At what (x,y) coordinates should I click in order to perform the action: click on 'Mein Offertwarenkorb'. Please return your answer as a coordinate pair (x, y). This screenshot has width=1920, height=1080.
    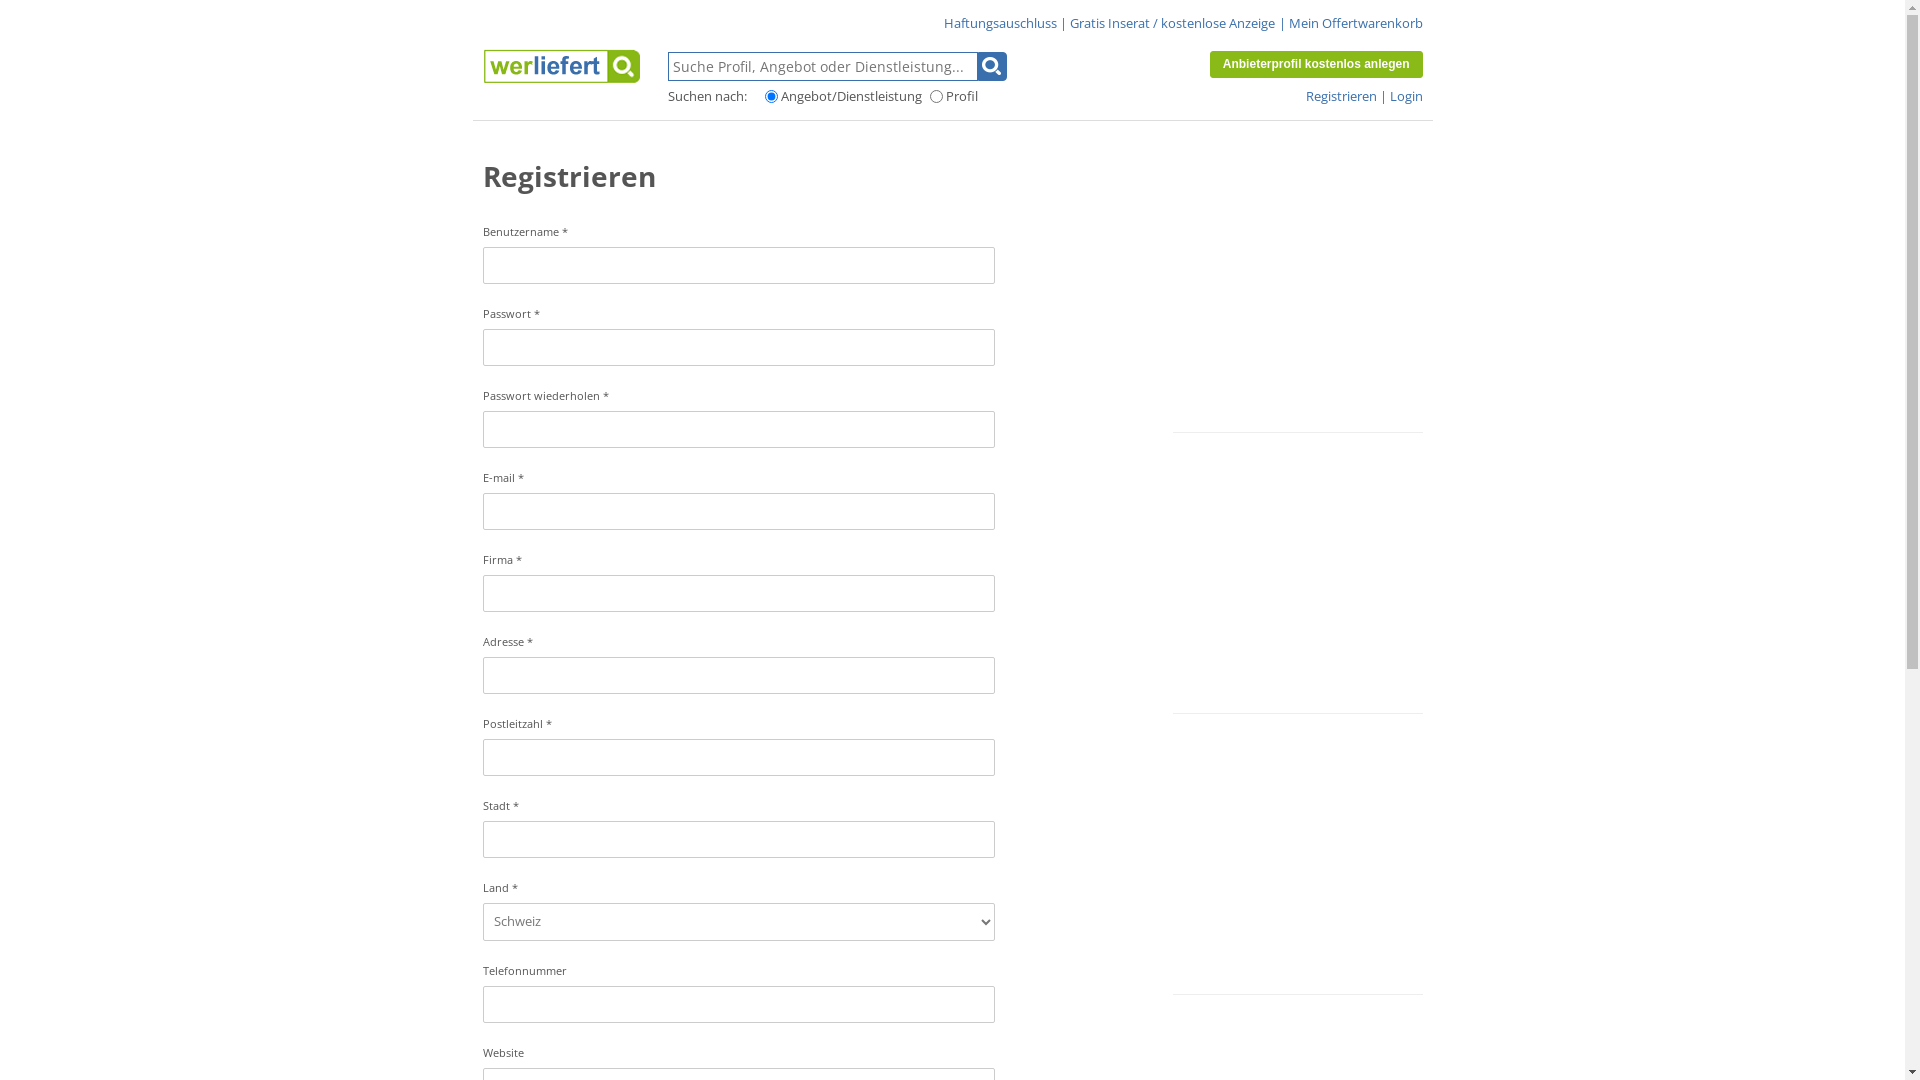
    Looking at the image, I should click on (1354, 23).